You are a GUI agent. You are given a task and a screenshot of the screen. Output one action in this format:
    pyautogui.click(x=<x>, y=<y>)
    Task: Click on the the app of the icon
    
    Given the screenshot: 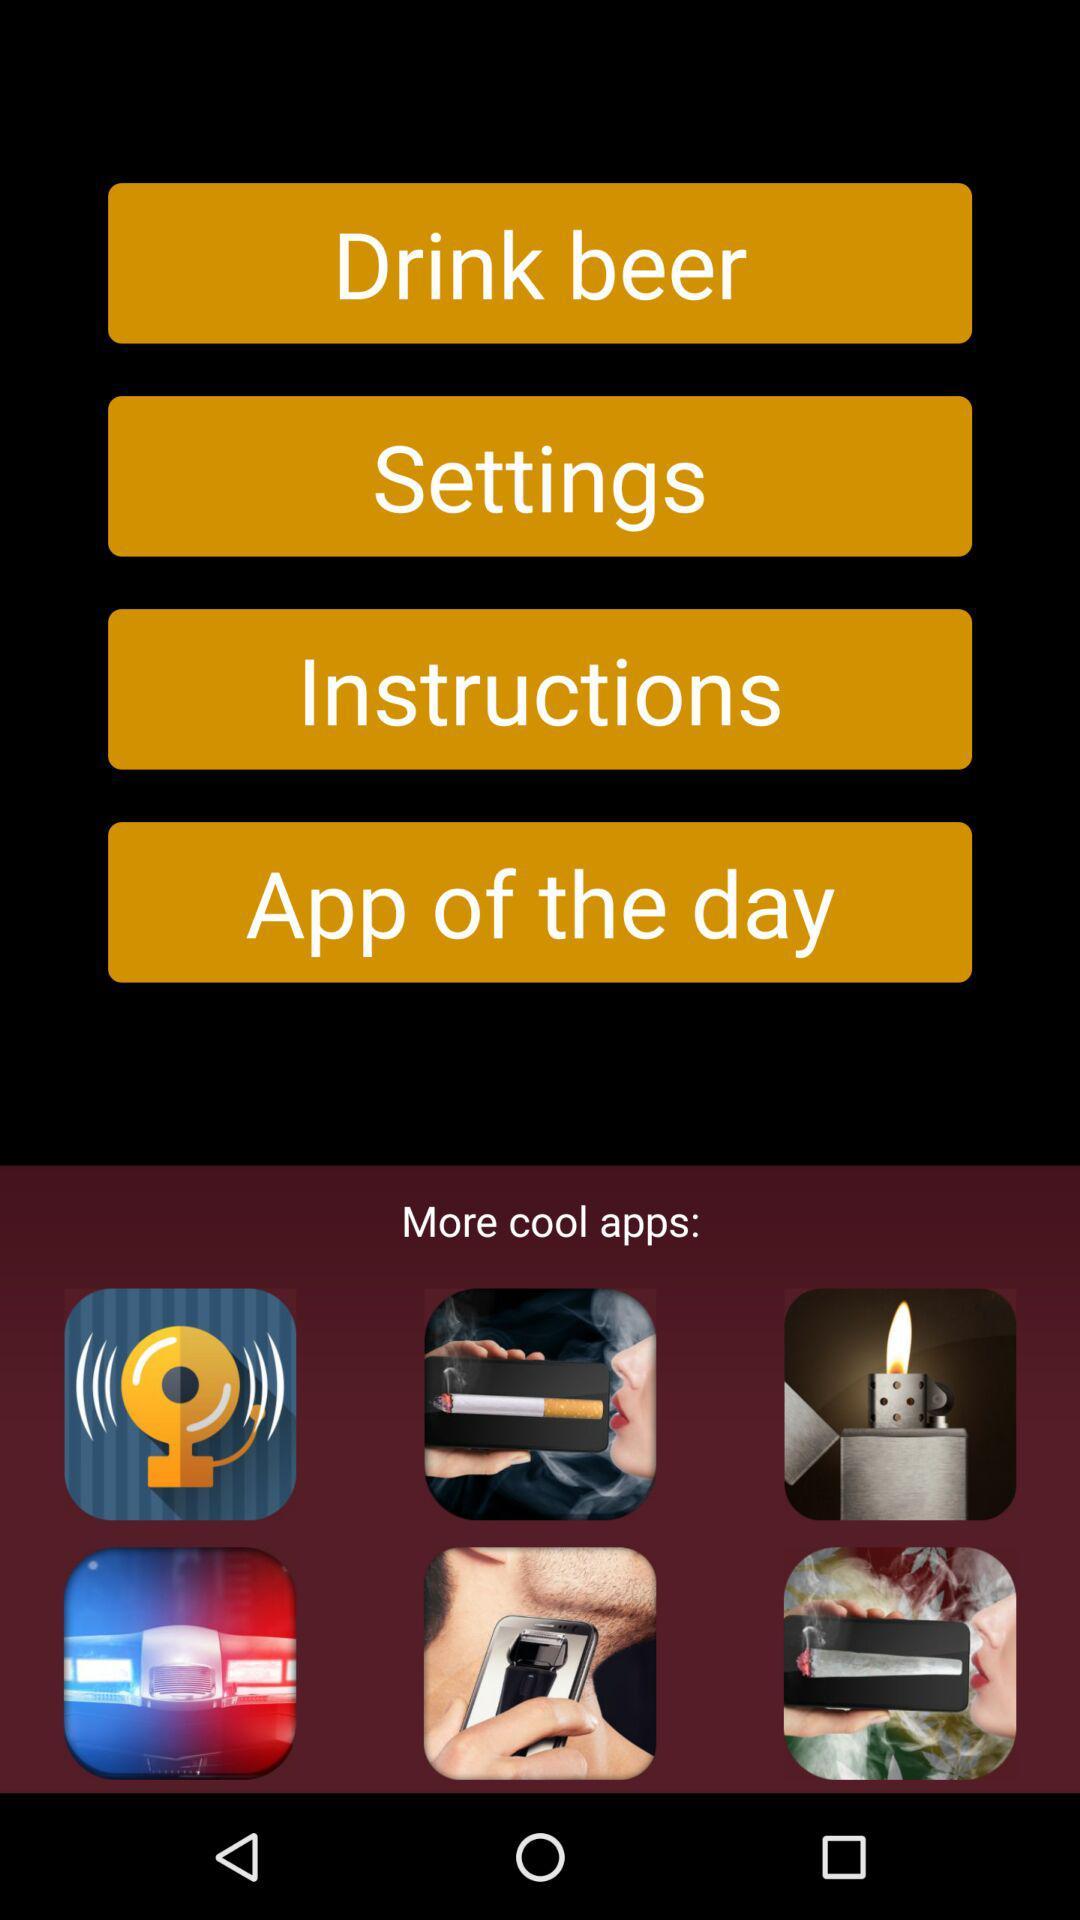 What is the action you would take?
    pyautogui.click(x=540, y=901)
    